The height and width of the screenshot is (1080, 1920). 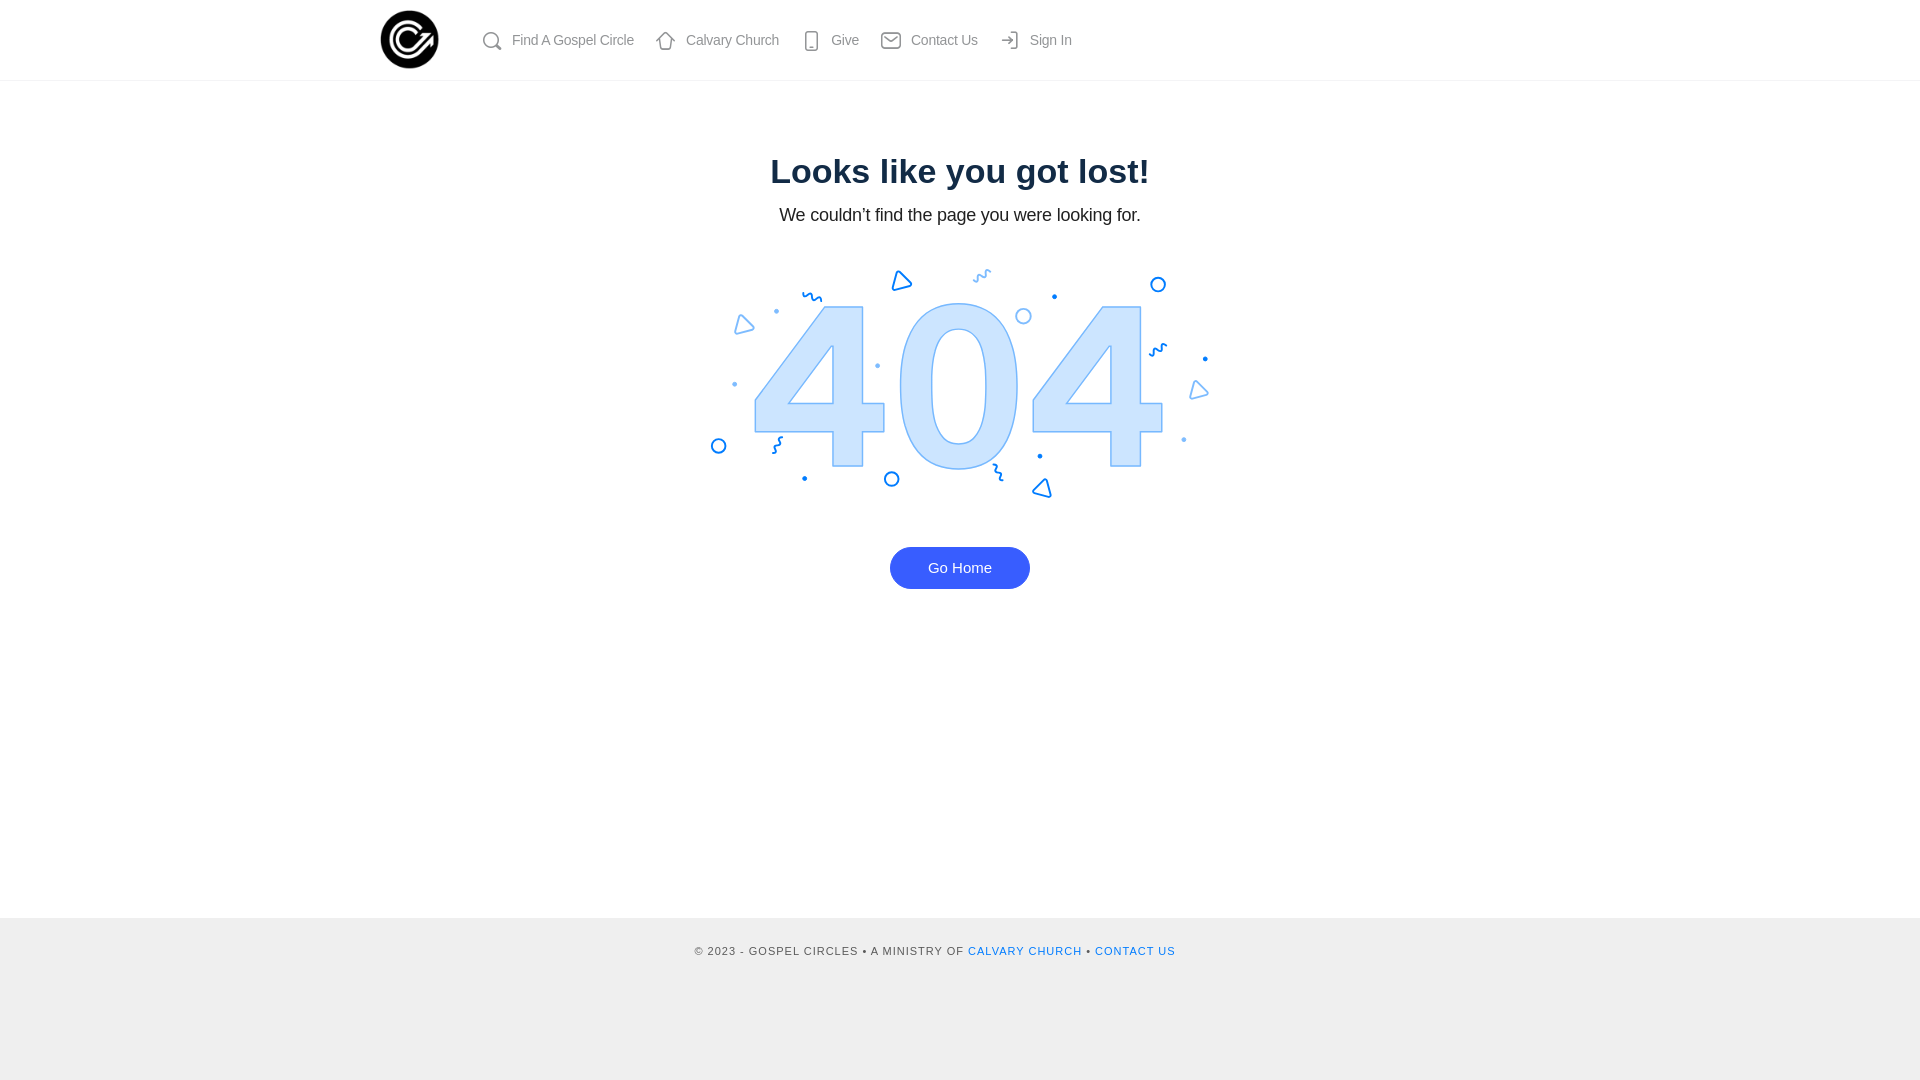 I want to click on 'CALVARY CHURCH', so click(x=1025, y=950).